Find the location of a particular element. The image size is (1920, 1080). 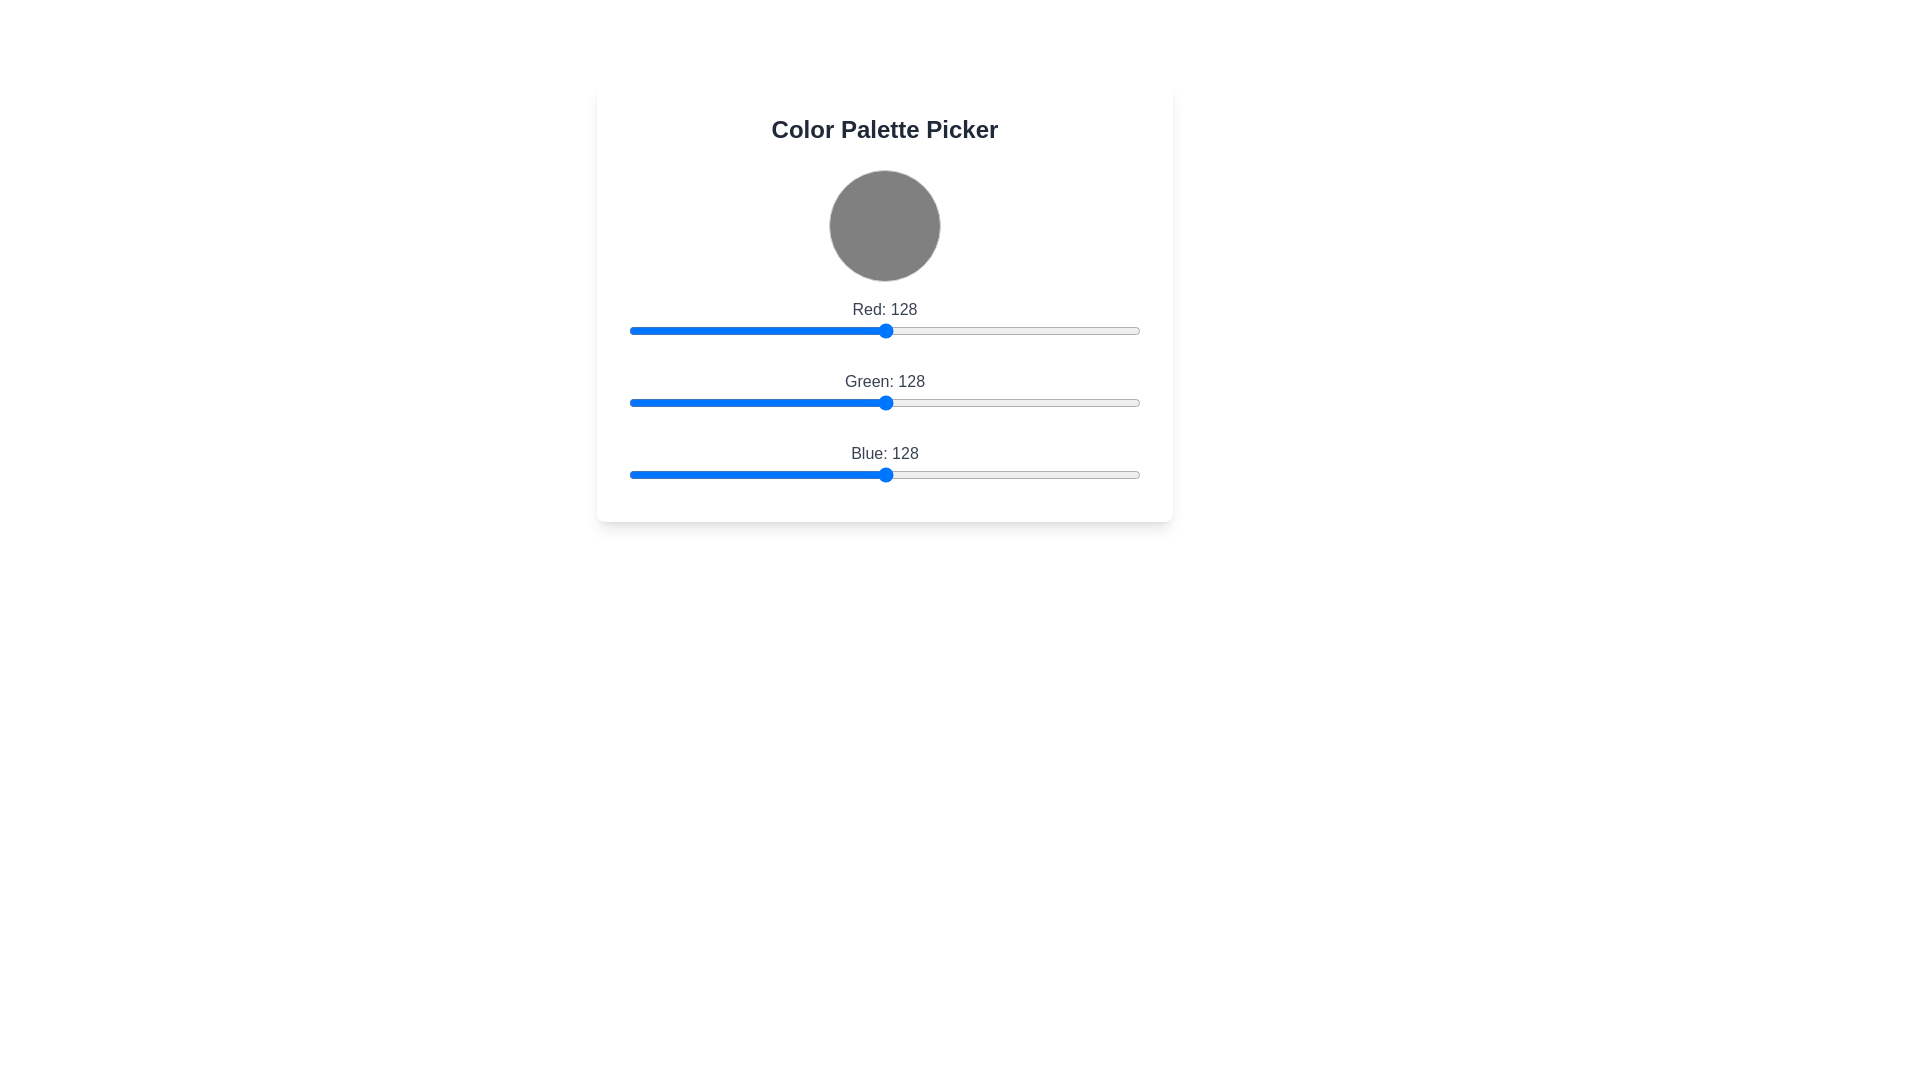

the 'Red' color component is located at coordinates (1120, 330).